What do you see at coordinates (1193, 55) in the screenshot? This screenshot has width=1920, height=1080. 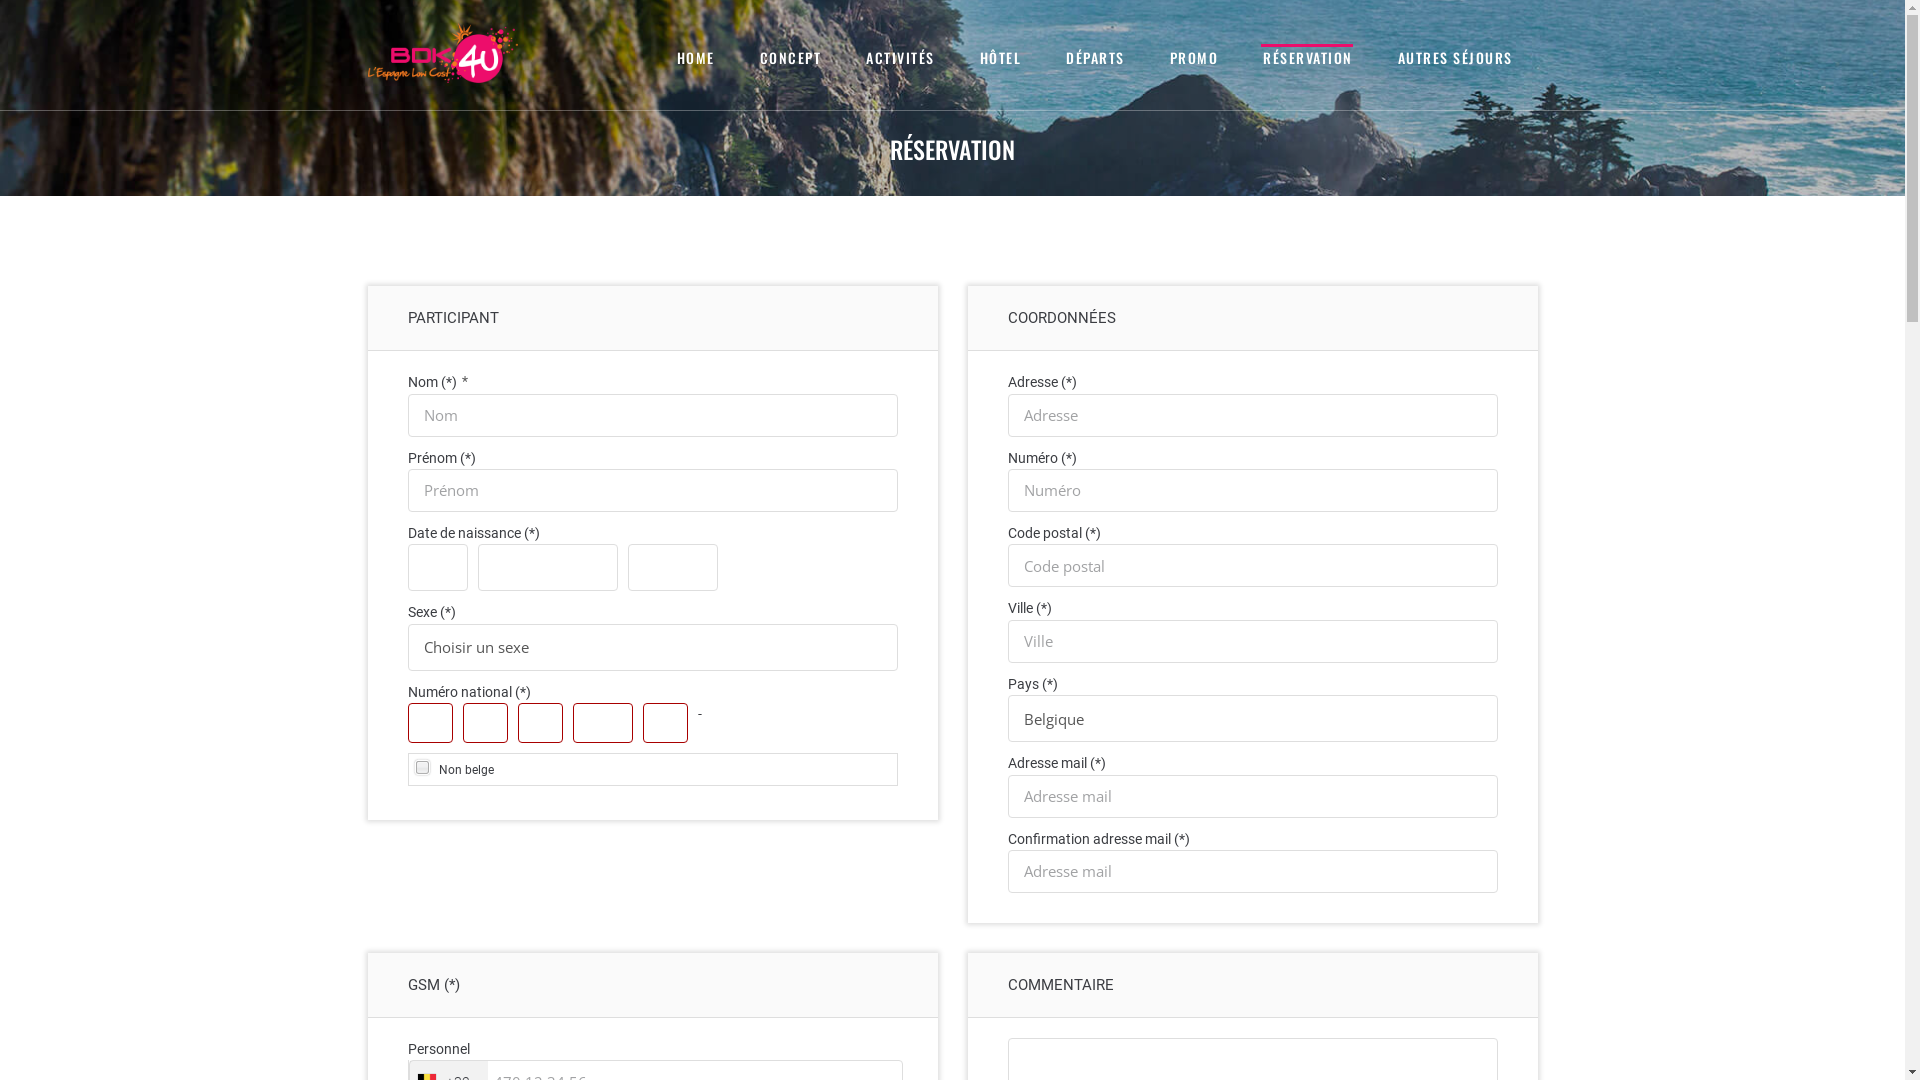 I see `'PROMO'` at bounding box center [1193, 55].